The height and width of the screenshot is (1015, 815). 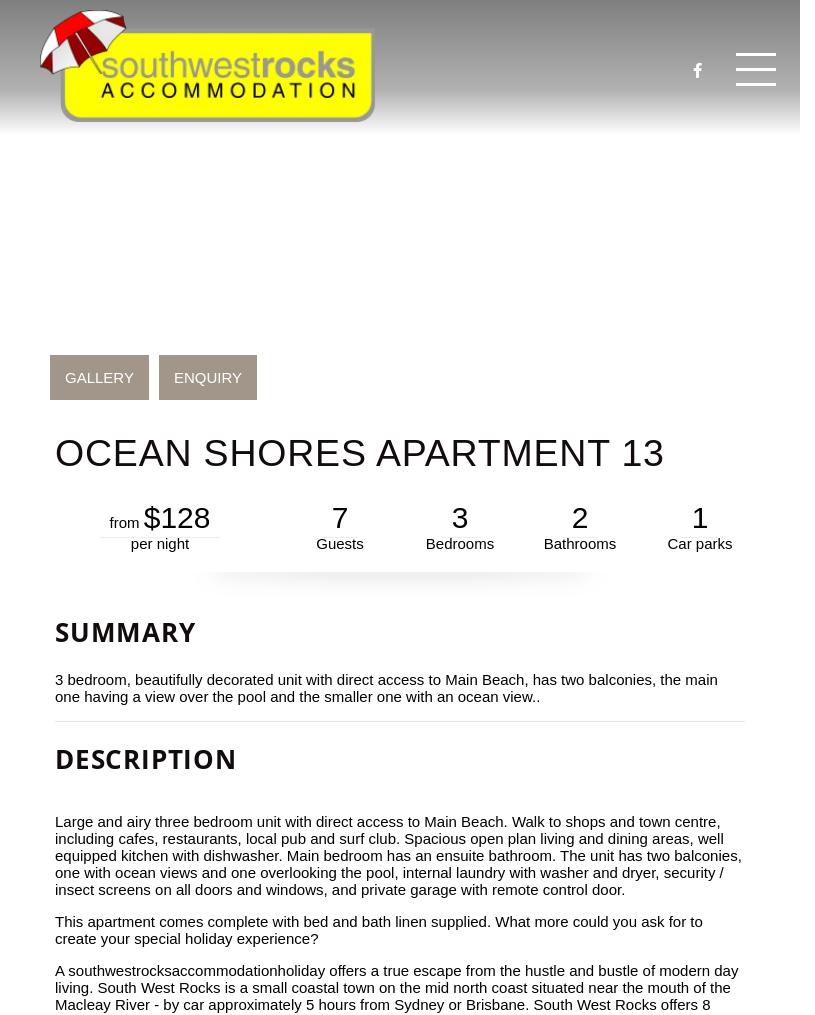 What do you see at coordinates (98, 377) in the screenshot?
I see `'GALLERY'` at bounding box center [98, 377].